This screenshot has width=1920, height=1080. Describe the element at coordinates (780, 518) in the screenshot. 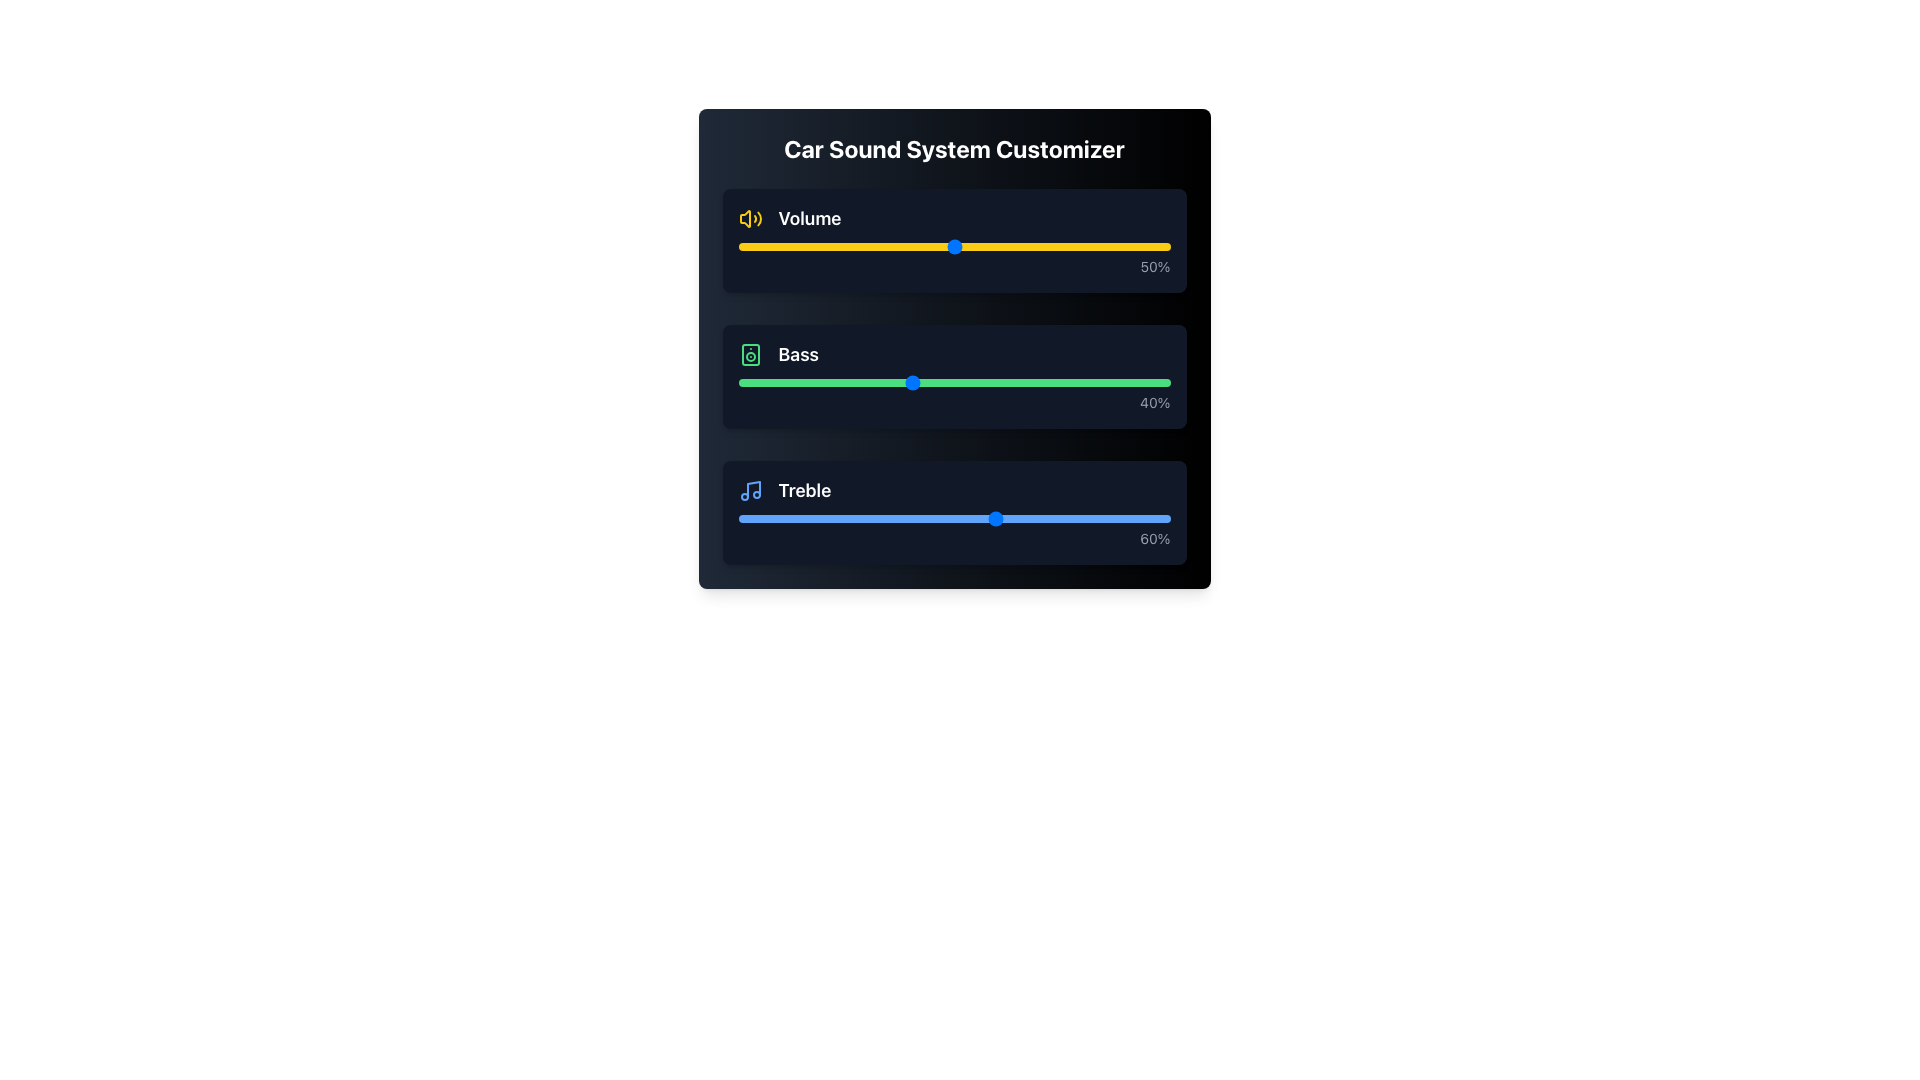

I see `the treble level` at that location.